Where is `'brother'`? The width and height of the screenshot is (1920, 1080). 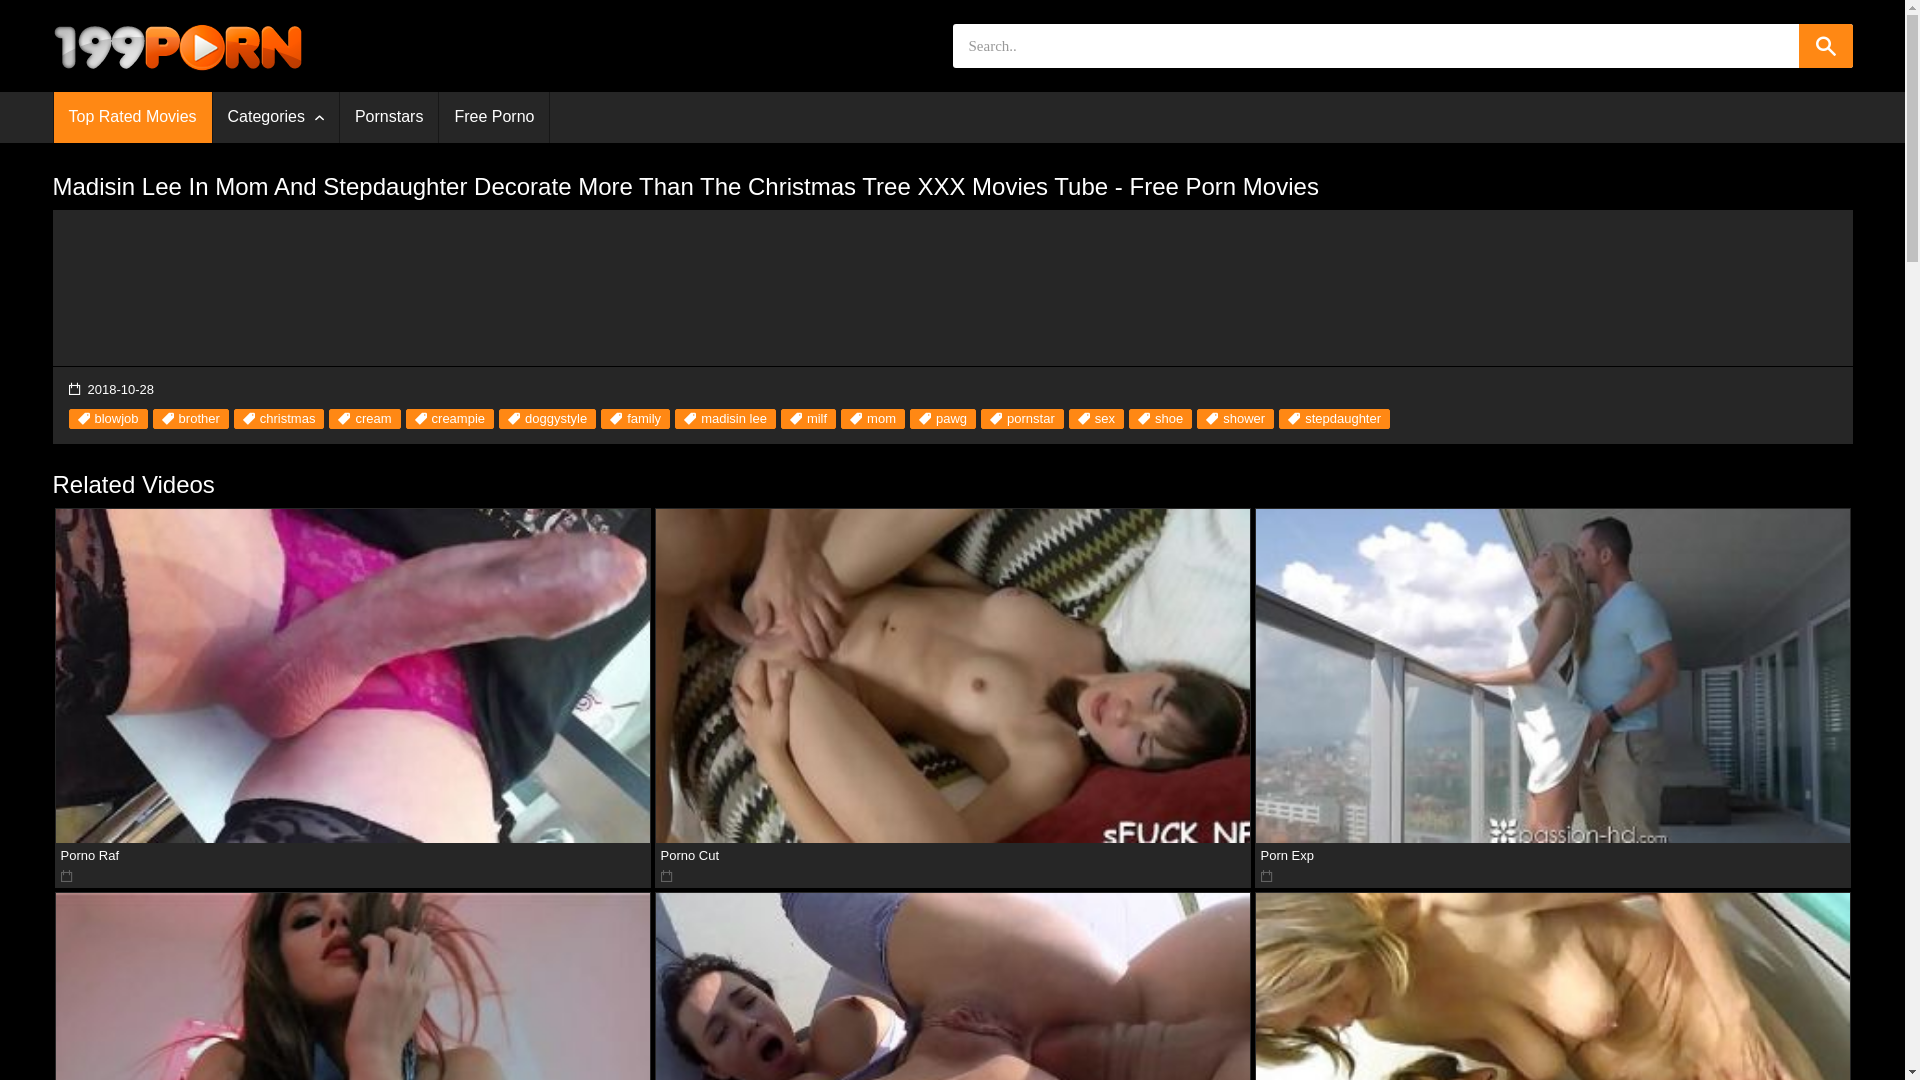
'brother' is located at coordinates (152, 418).